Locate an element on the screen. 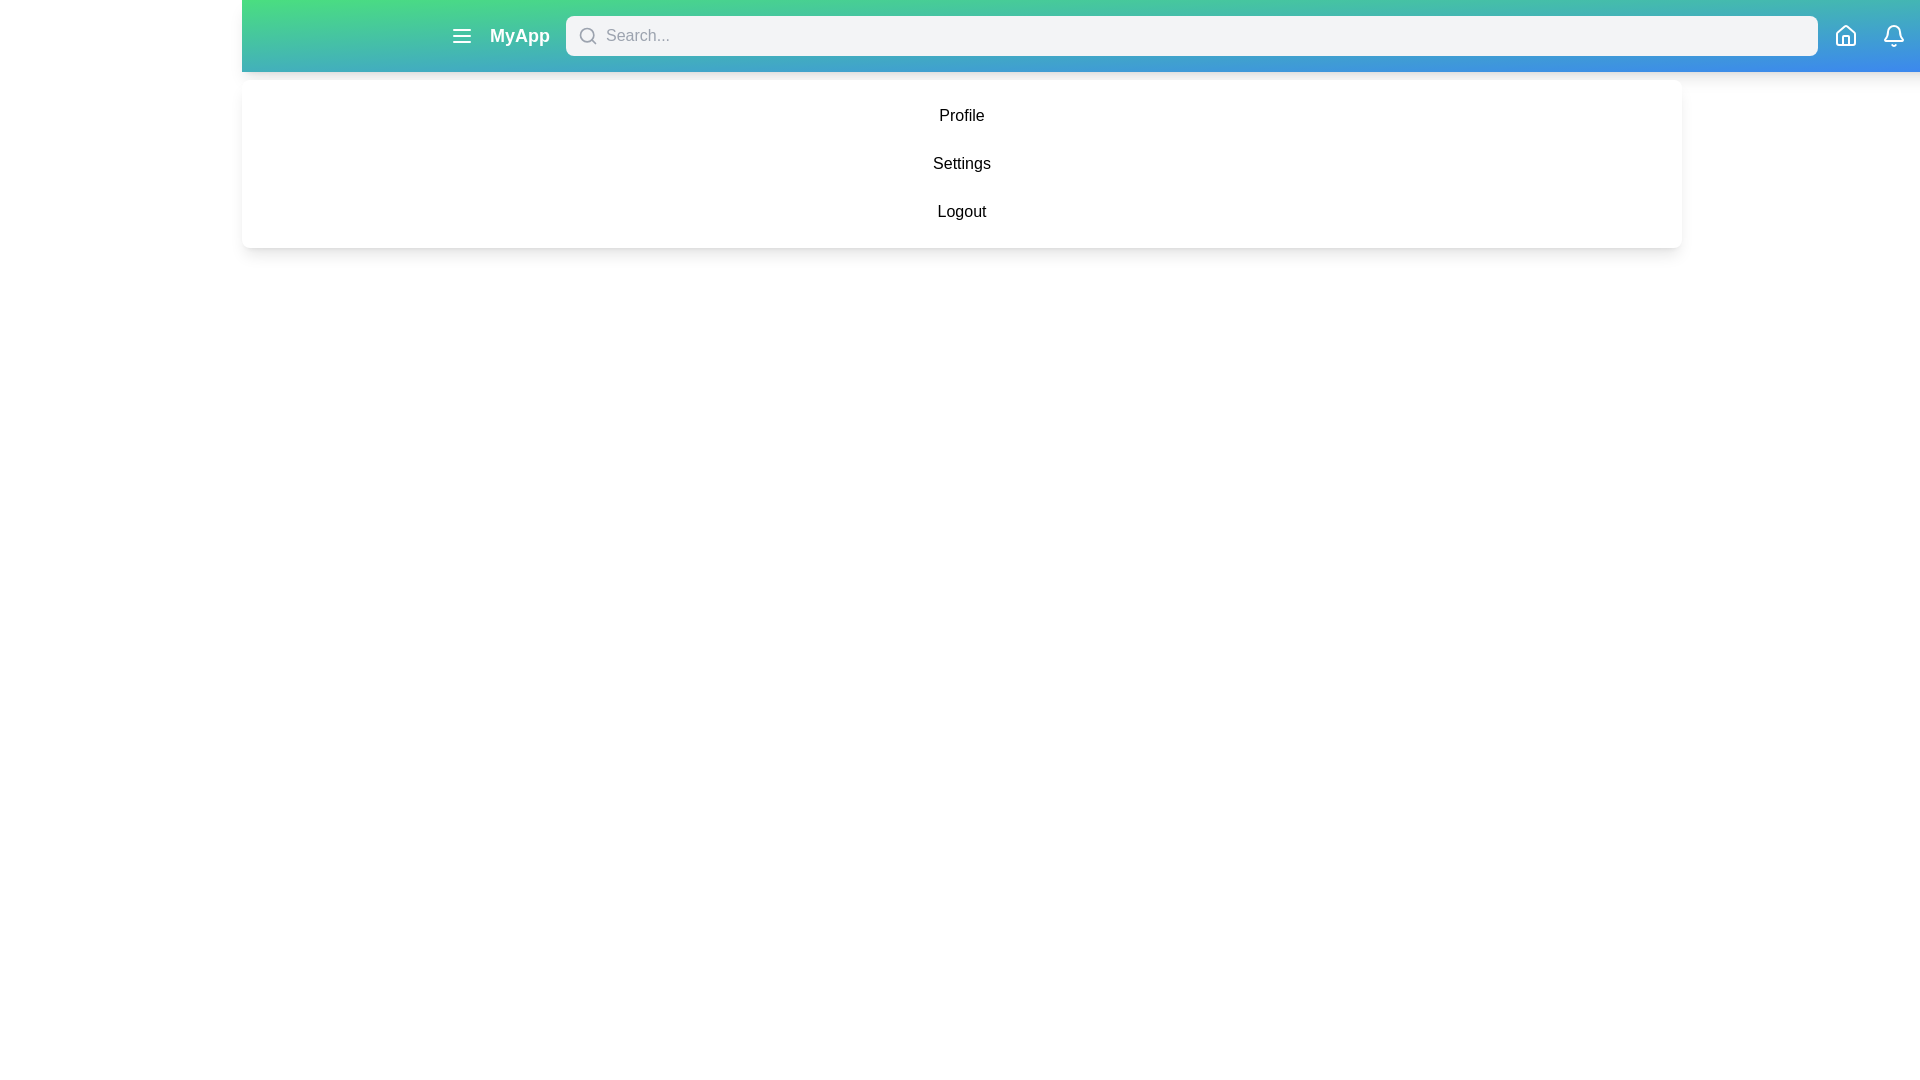 The height and width of the screenshot is (1080, 1920). the 'MyApp' text label, which is a bold white logo on a gradient green-blue background, positioned to the right of a menu icon and to the left of a search bar in the header is located at coordinates (519, 35).